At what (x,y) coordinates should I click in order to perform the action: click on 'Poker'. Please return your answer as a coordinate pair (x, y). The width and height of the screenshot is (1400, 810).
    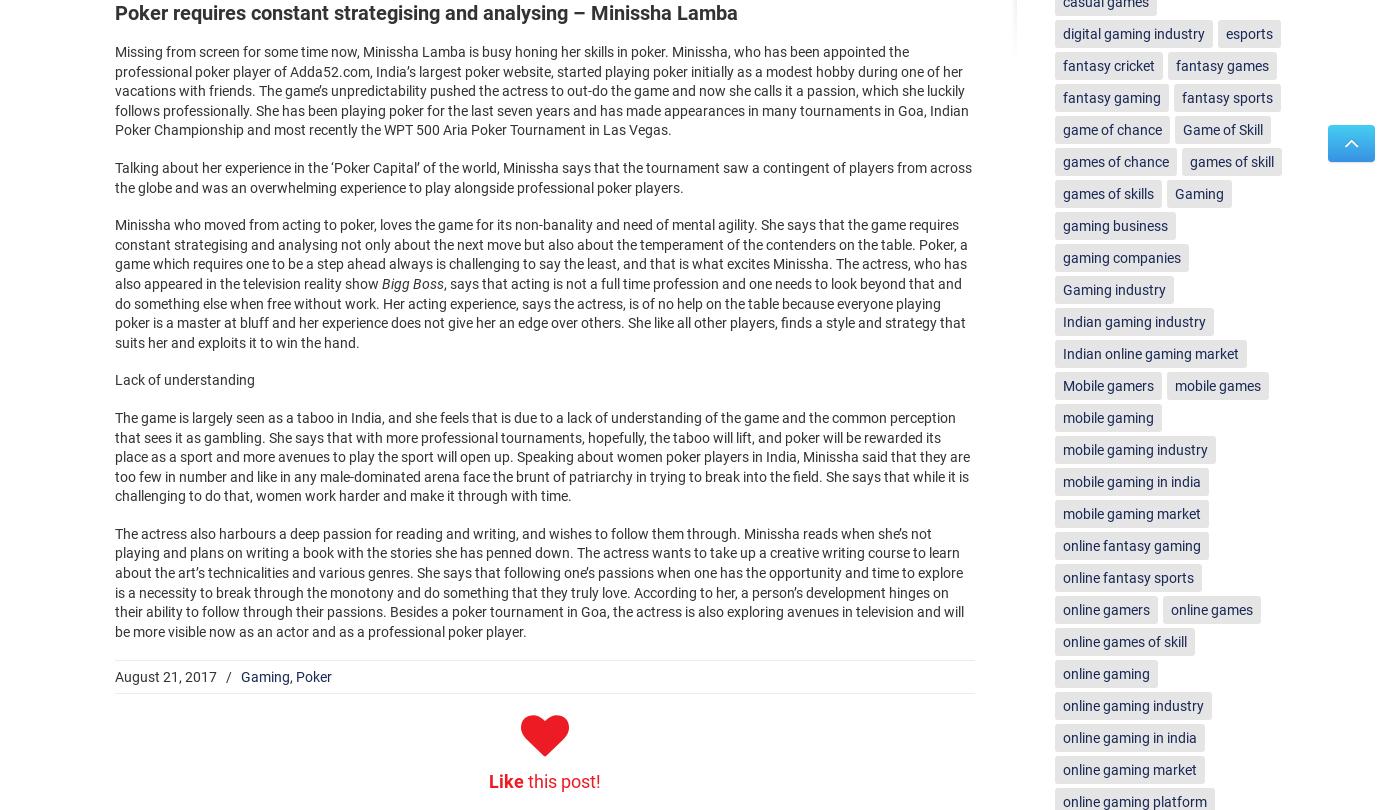
    Looking at the image, I should click on (295, 675).